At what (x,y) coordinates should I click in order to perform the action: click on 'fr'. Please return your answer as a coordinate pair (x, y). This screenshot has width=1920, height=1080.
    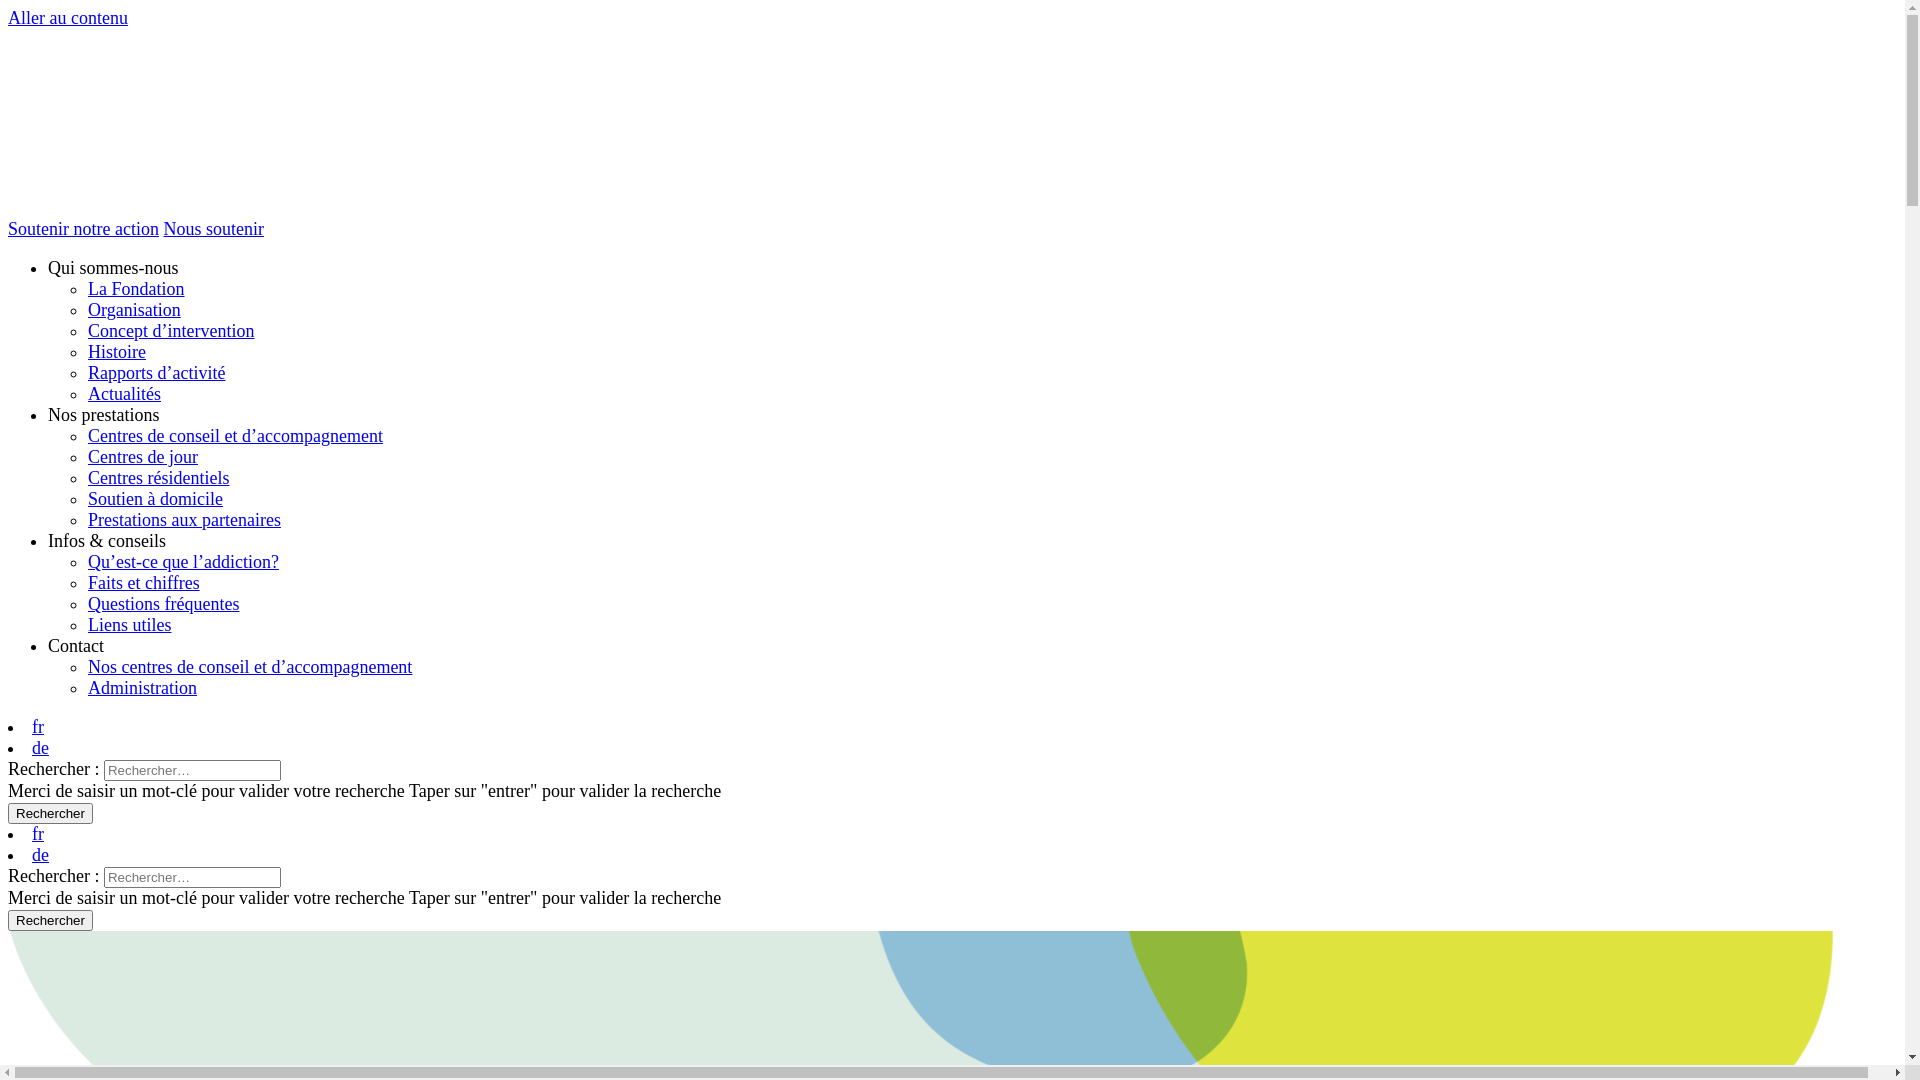
    Looking at the image, I should click on (38, 833).